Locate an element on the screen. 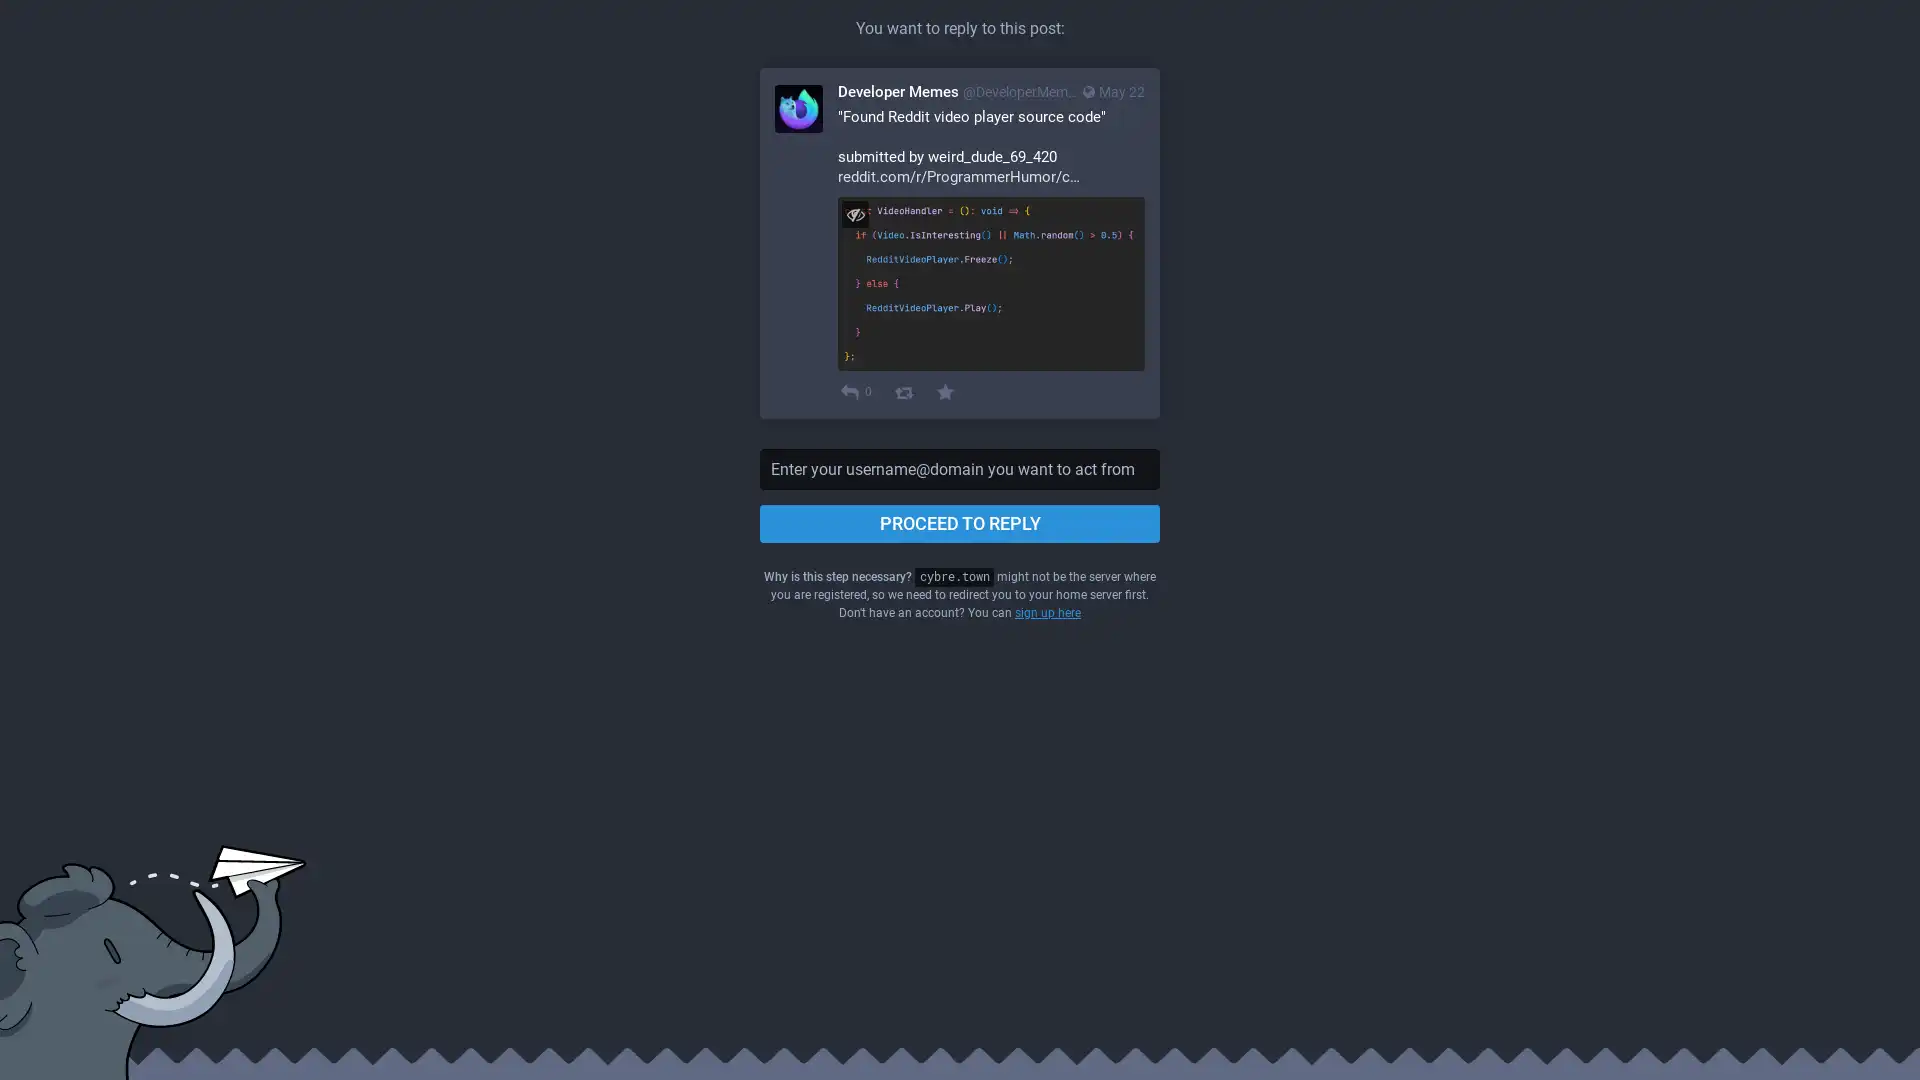 The image size is (1920, 1080). PROCEED TO REPLY is located at coordinates (960, 523).